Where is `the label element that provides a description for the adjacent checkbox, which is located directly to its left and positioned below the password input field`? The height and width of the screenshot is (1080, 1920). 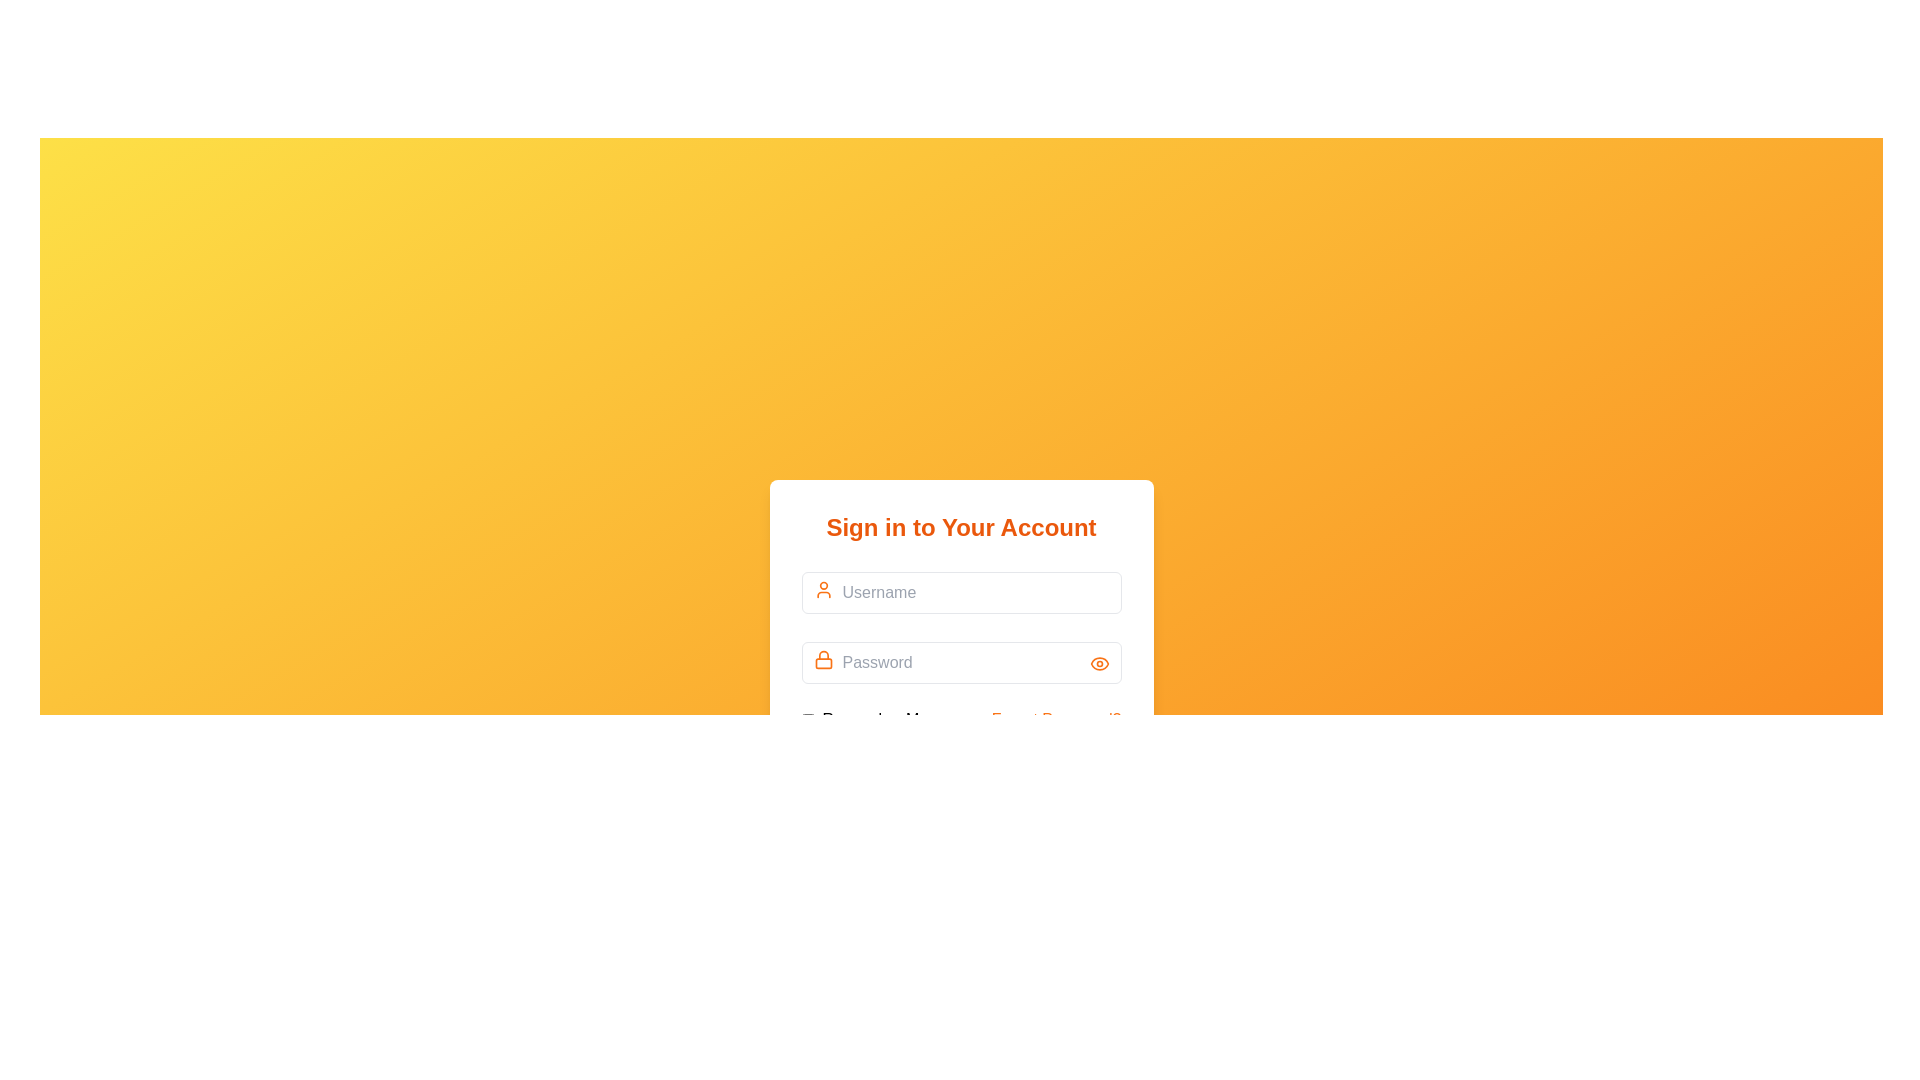 the label element that provides a description for the adjacent checkbox, which is located directly to its left and positioned below the password input field is located at coordinates (875, 720).